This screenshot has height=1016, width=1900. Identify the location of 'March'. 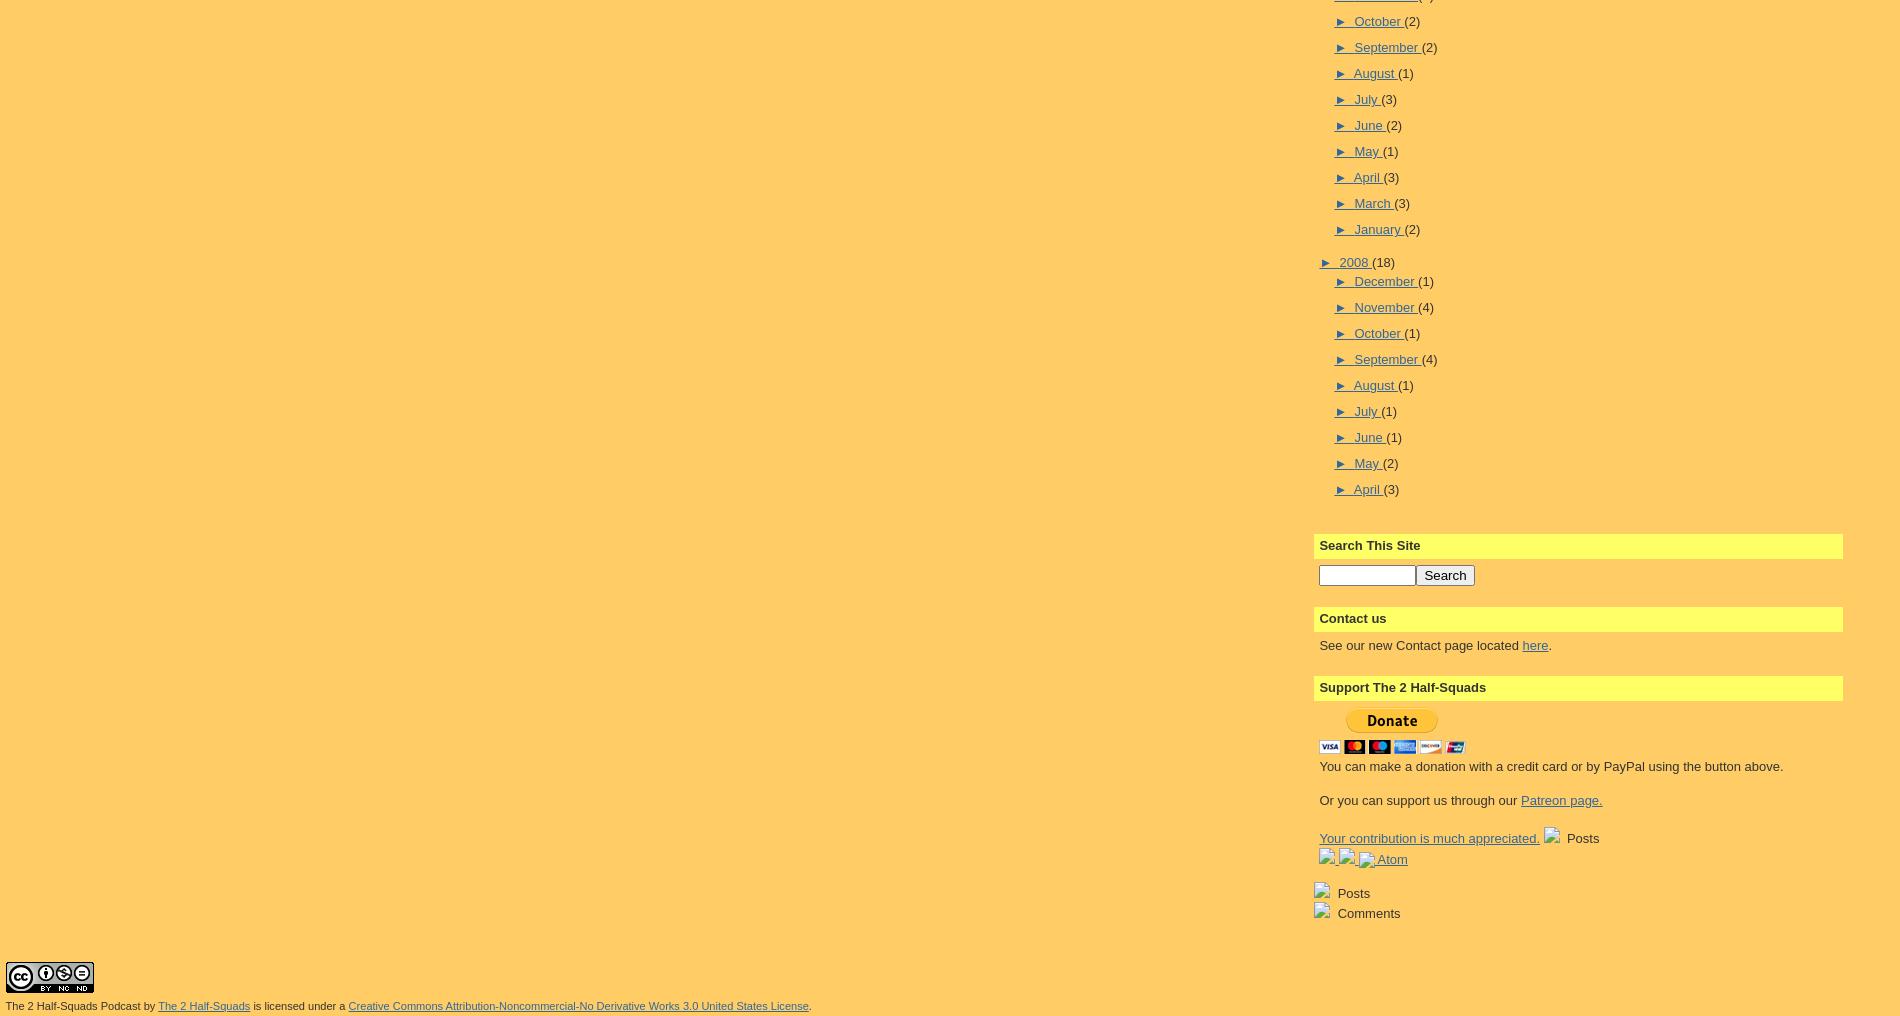
(1373, 203).